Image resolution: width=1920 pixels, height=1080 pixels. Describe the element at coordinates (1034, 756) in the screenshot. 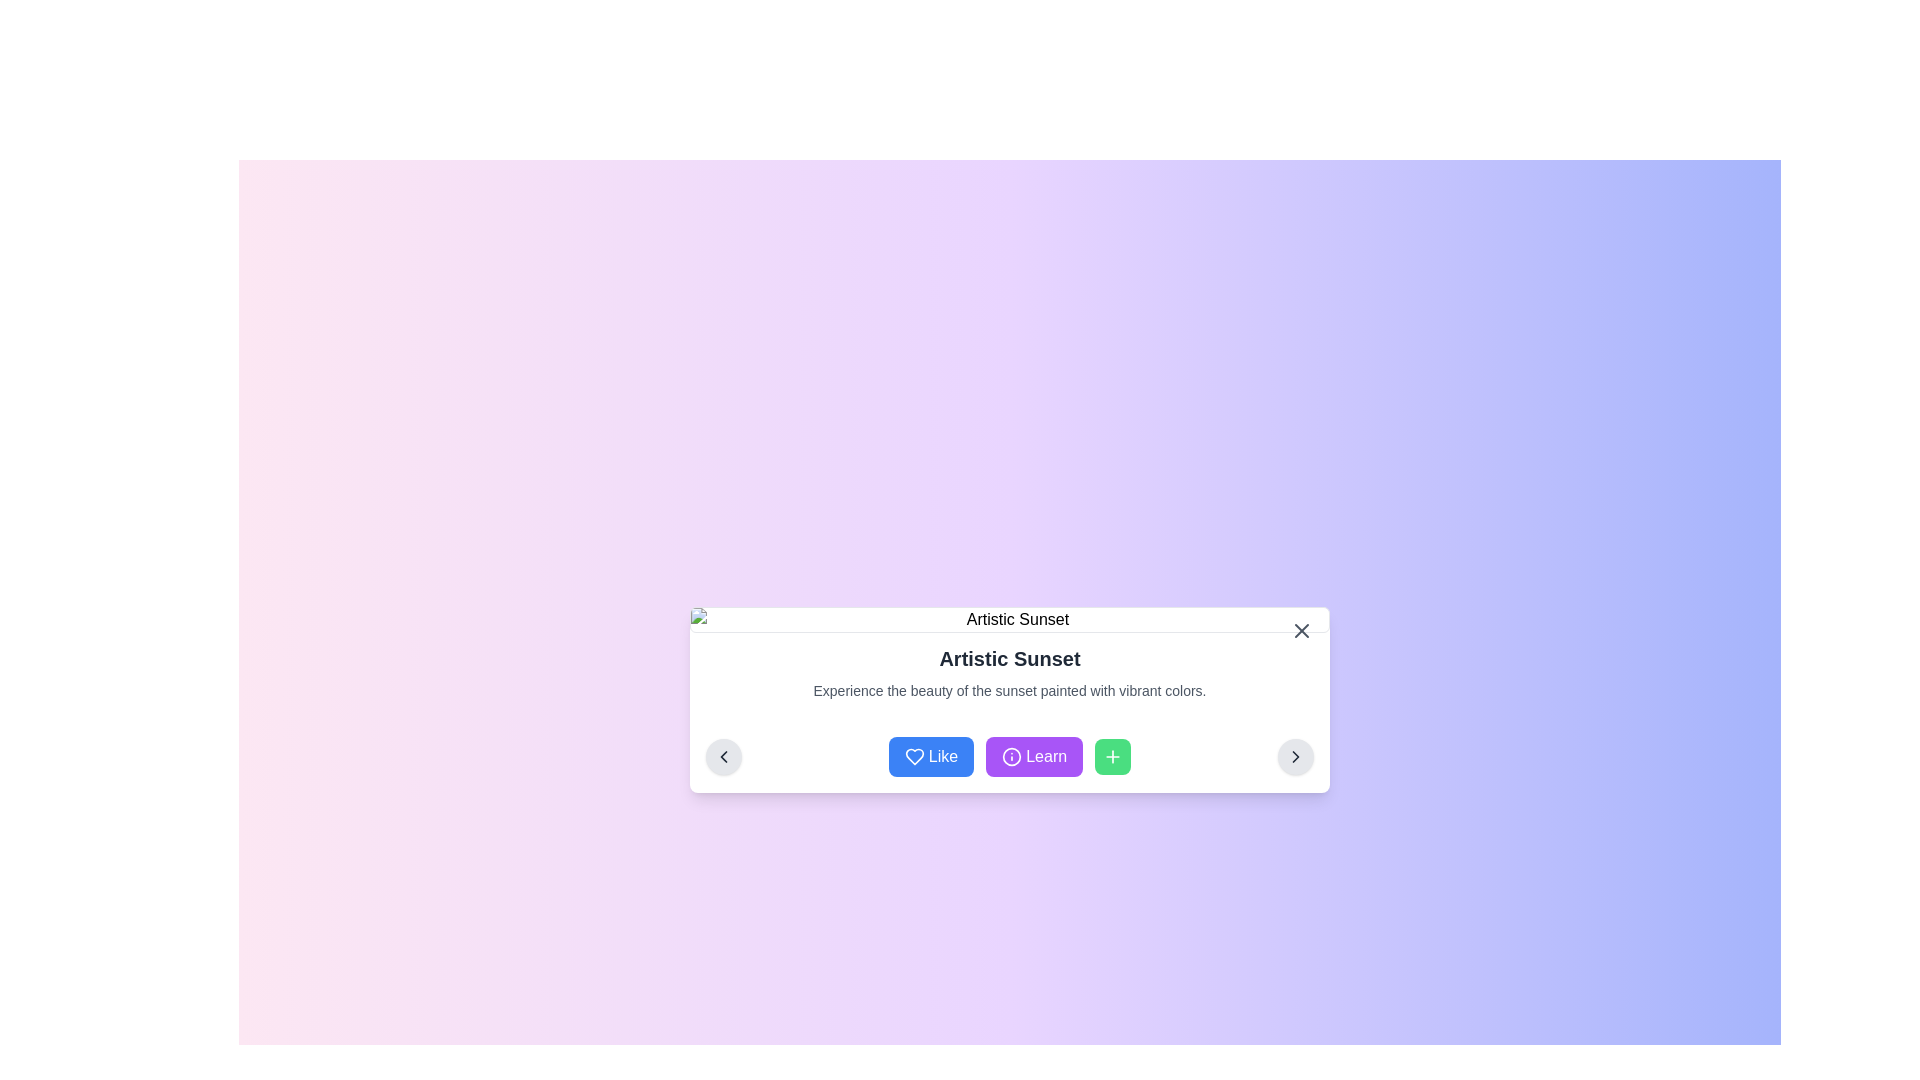

I see `the 'Learn' button located at the center of the modal window to observe its interactive styling` at that location.